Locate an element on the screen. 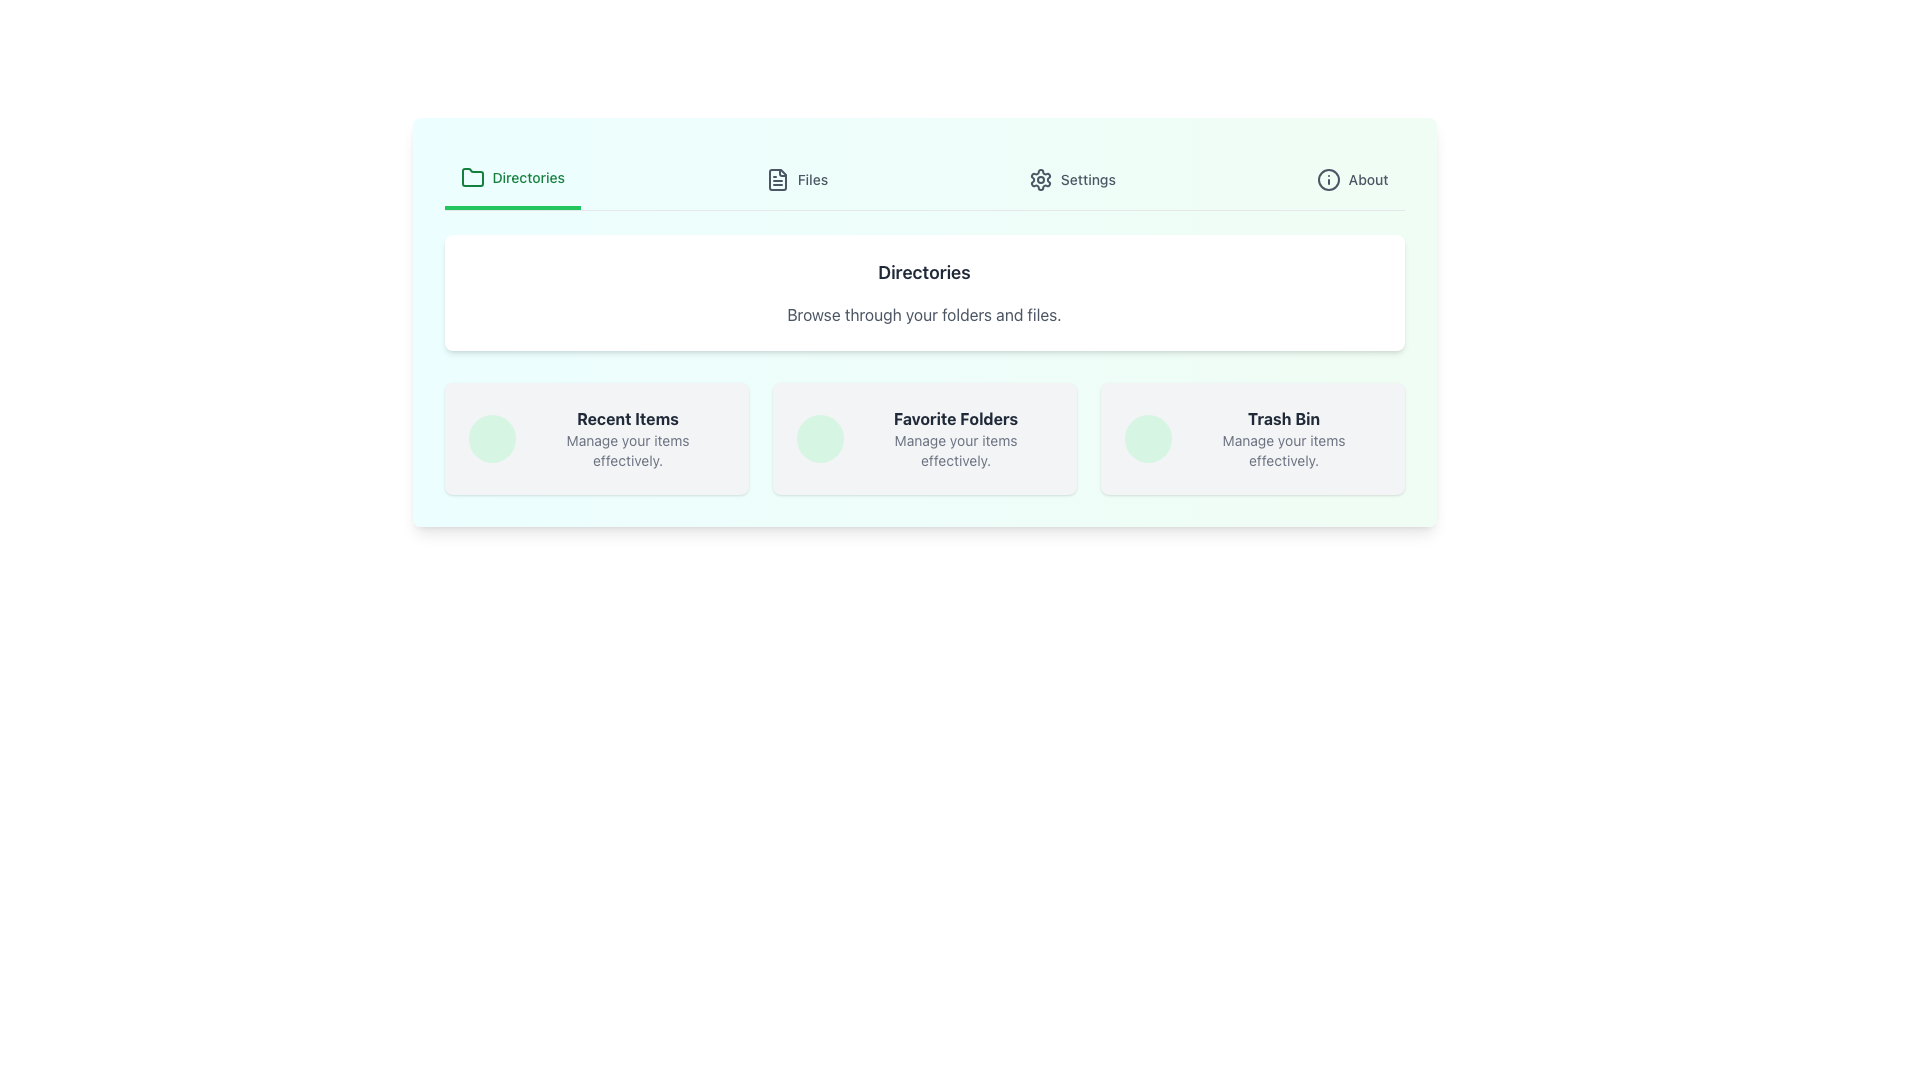  the static text label indicating the section for favorite folders to focus on it, as it is centrally positioned between 'Recent Items' and 'Trash Bin' is located at coordinates (954, 418).